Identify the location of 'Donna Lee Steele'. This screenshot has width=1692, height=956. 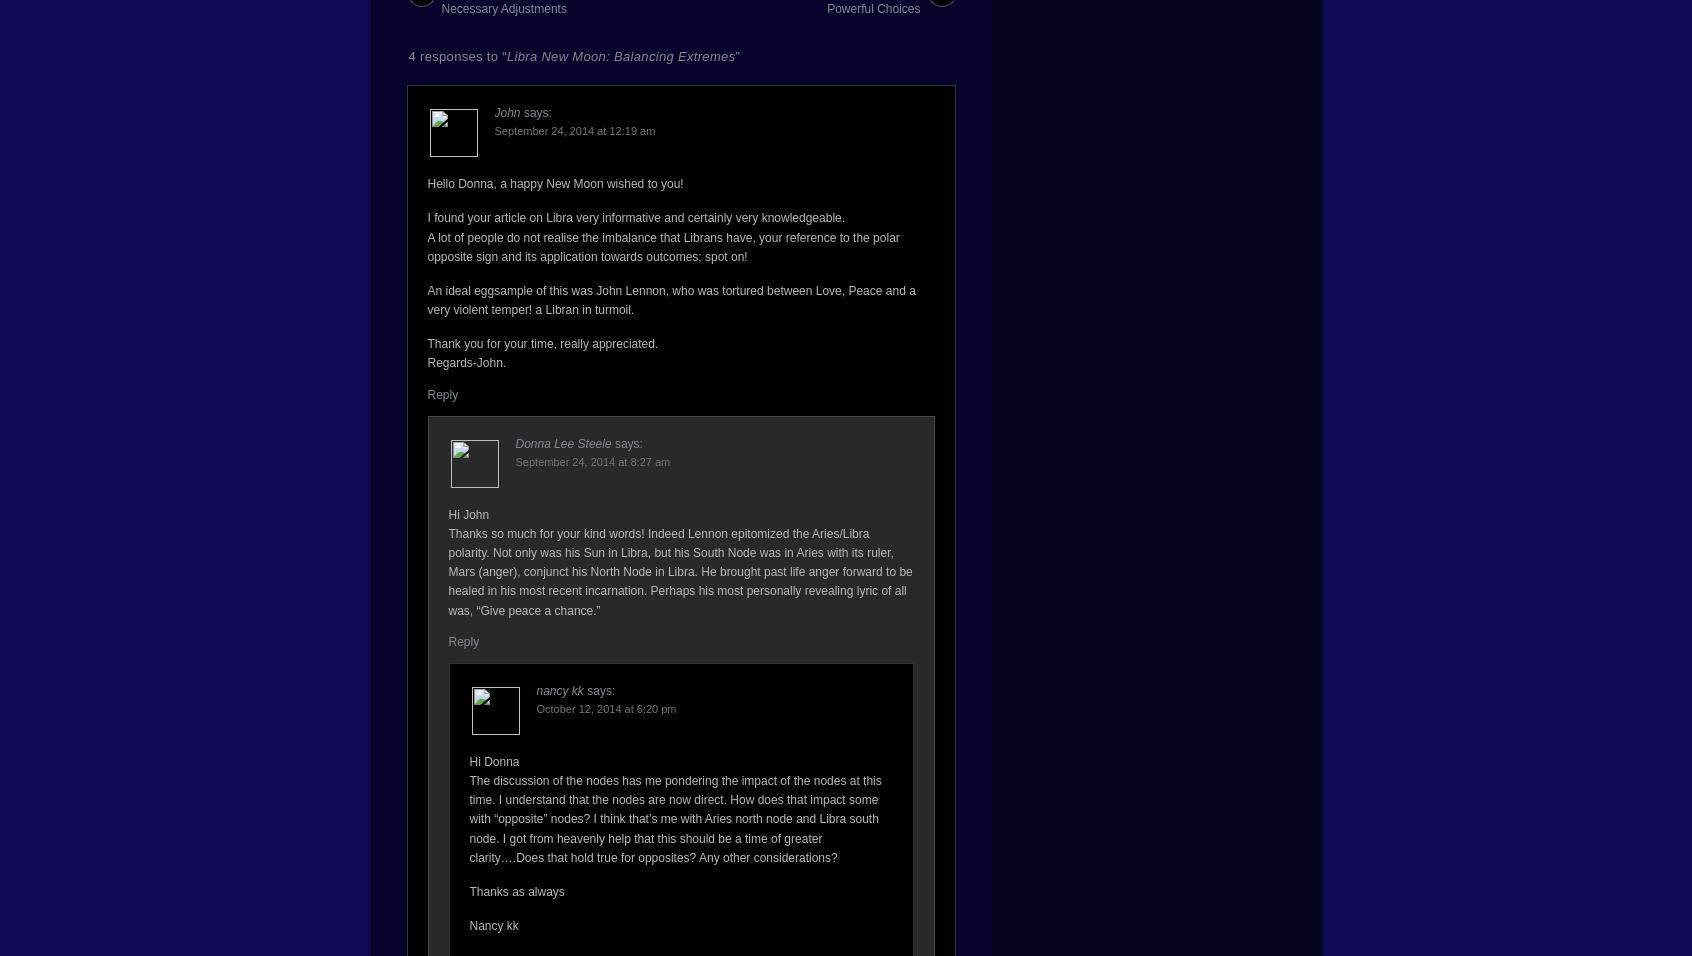
(562, 443).